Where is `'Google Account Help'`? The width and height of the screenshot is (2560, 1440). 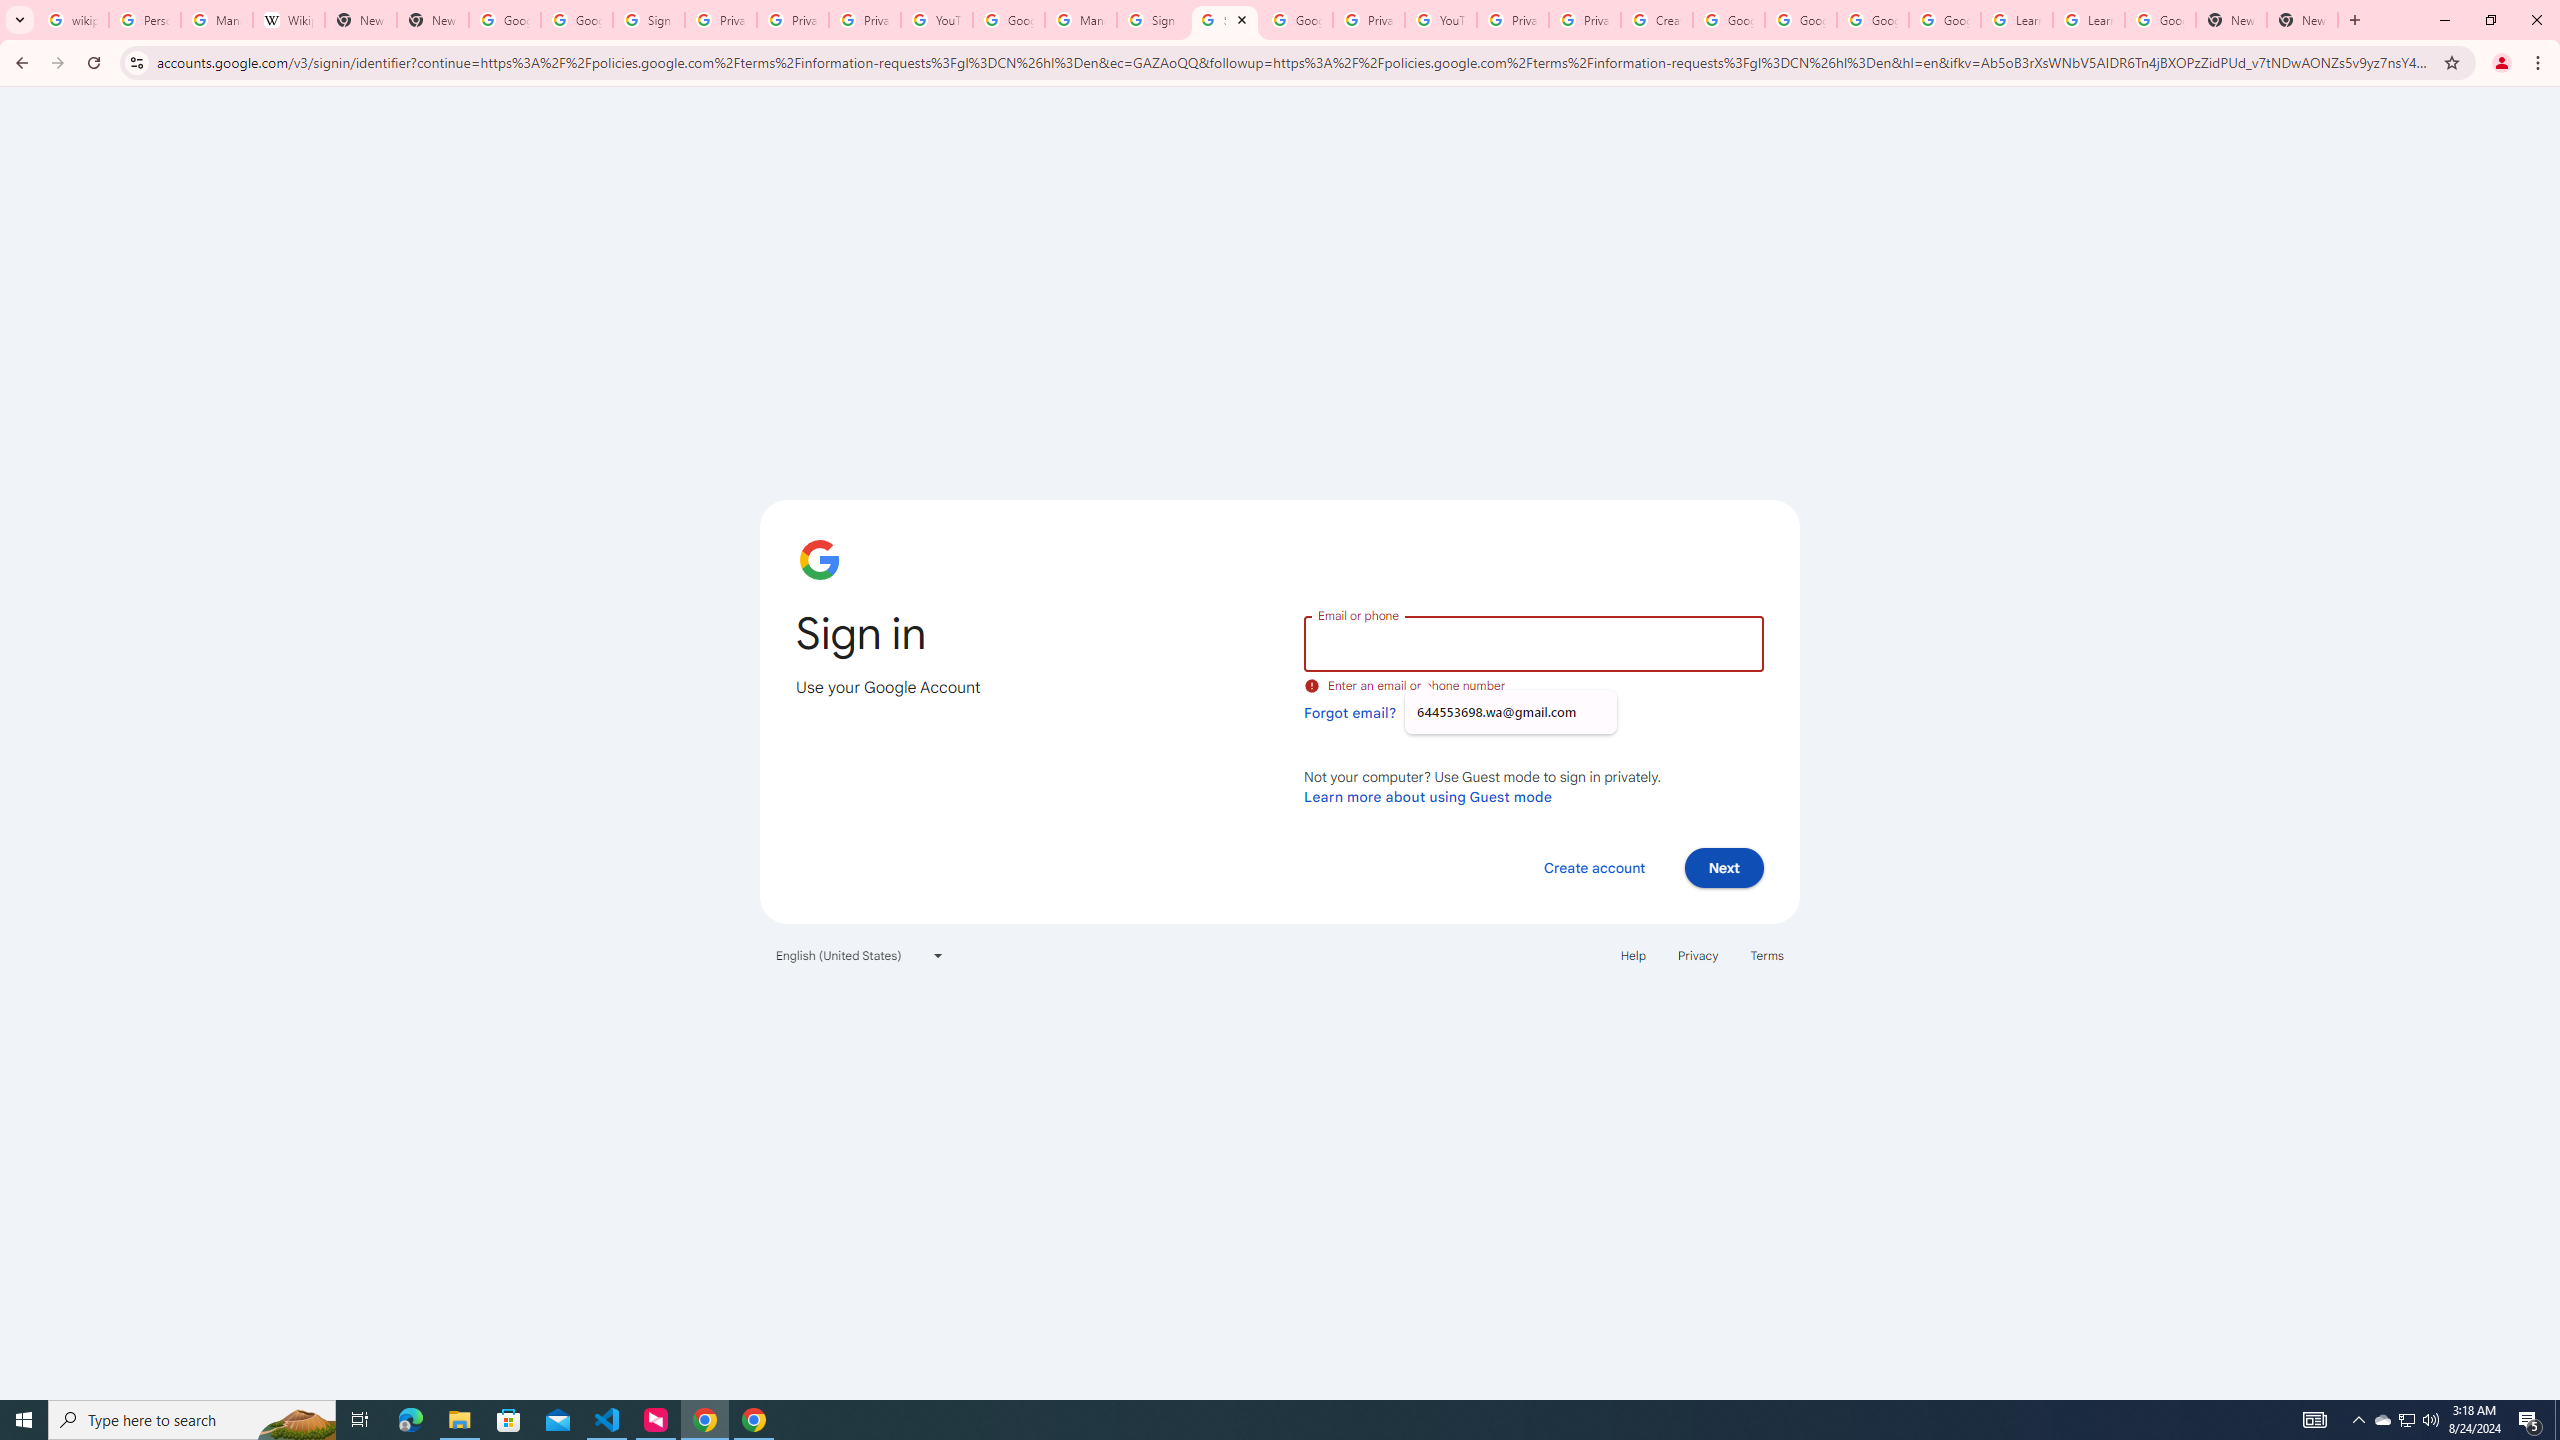 'Google Account Help' is located at coordinates (1799, 19).